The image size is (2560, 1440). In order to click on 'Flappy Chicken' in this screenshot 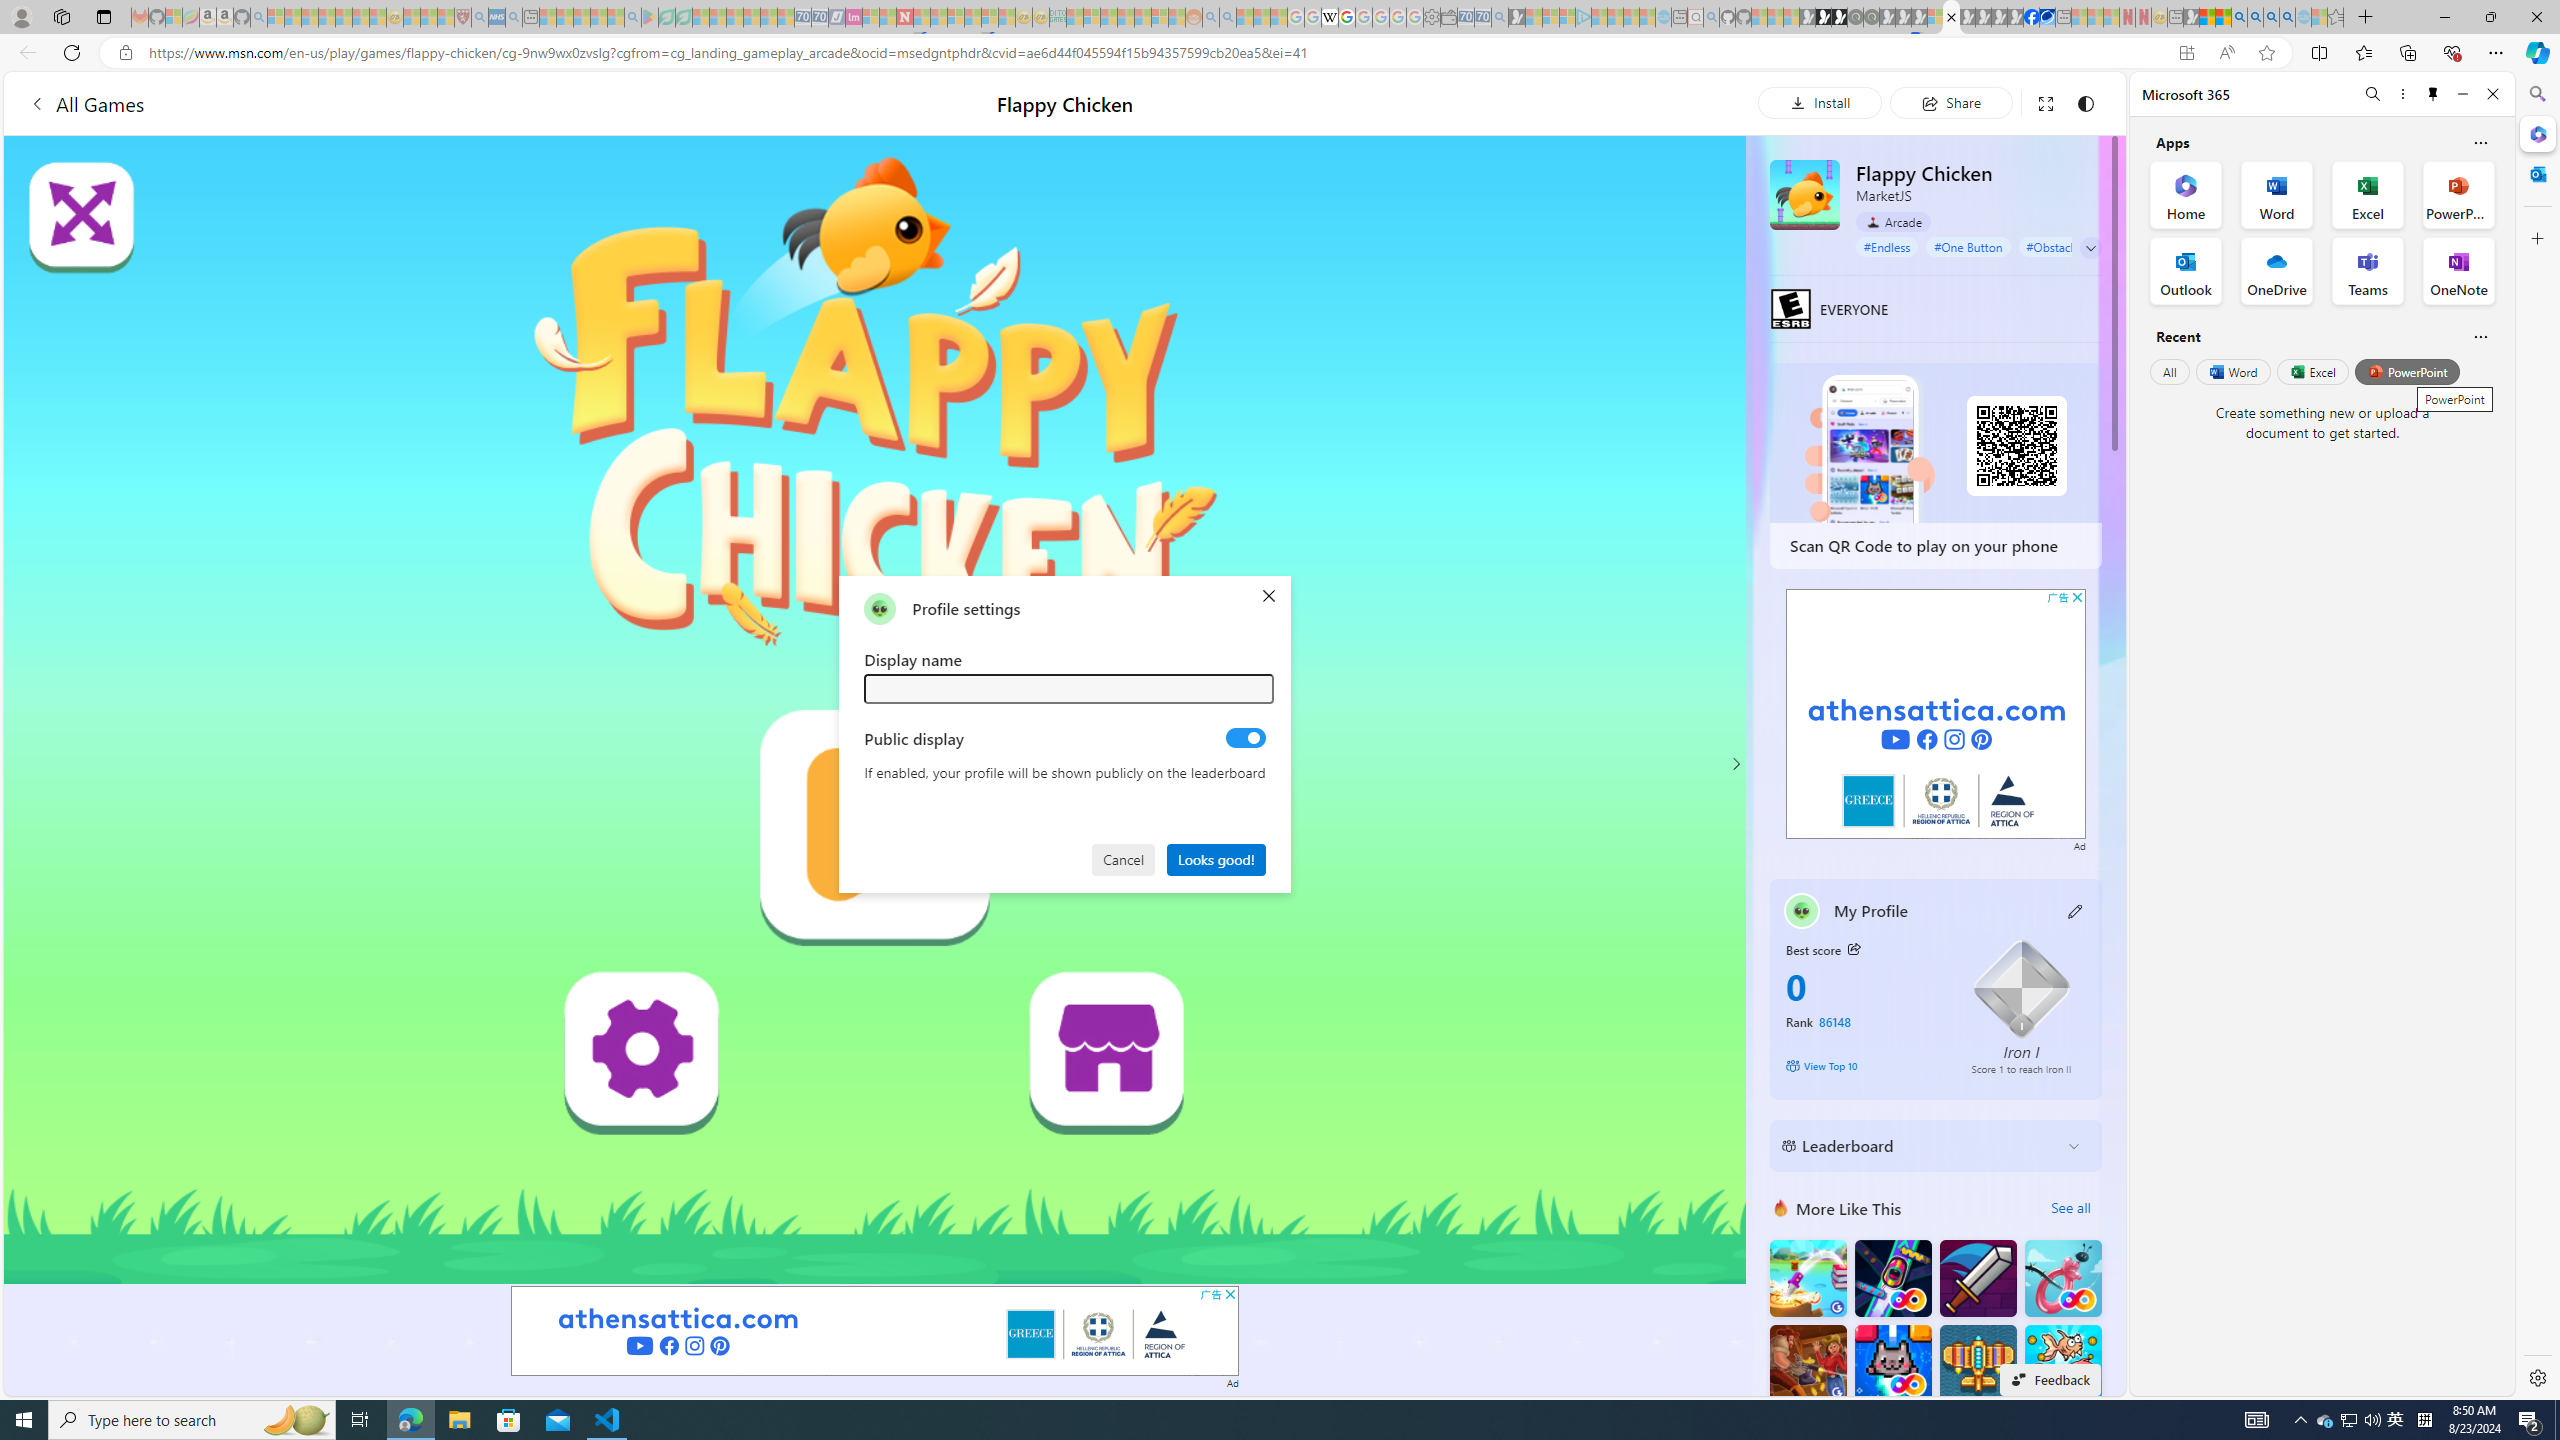, I will do `click(1803, 195)`.